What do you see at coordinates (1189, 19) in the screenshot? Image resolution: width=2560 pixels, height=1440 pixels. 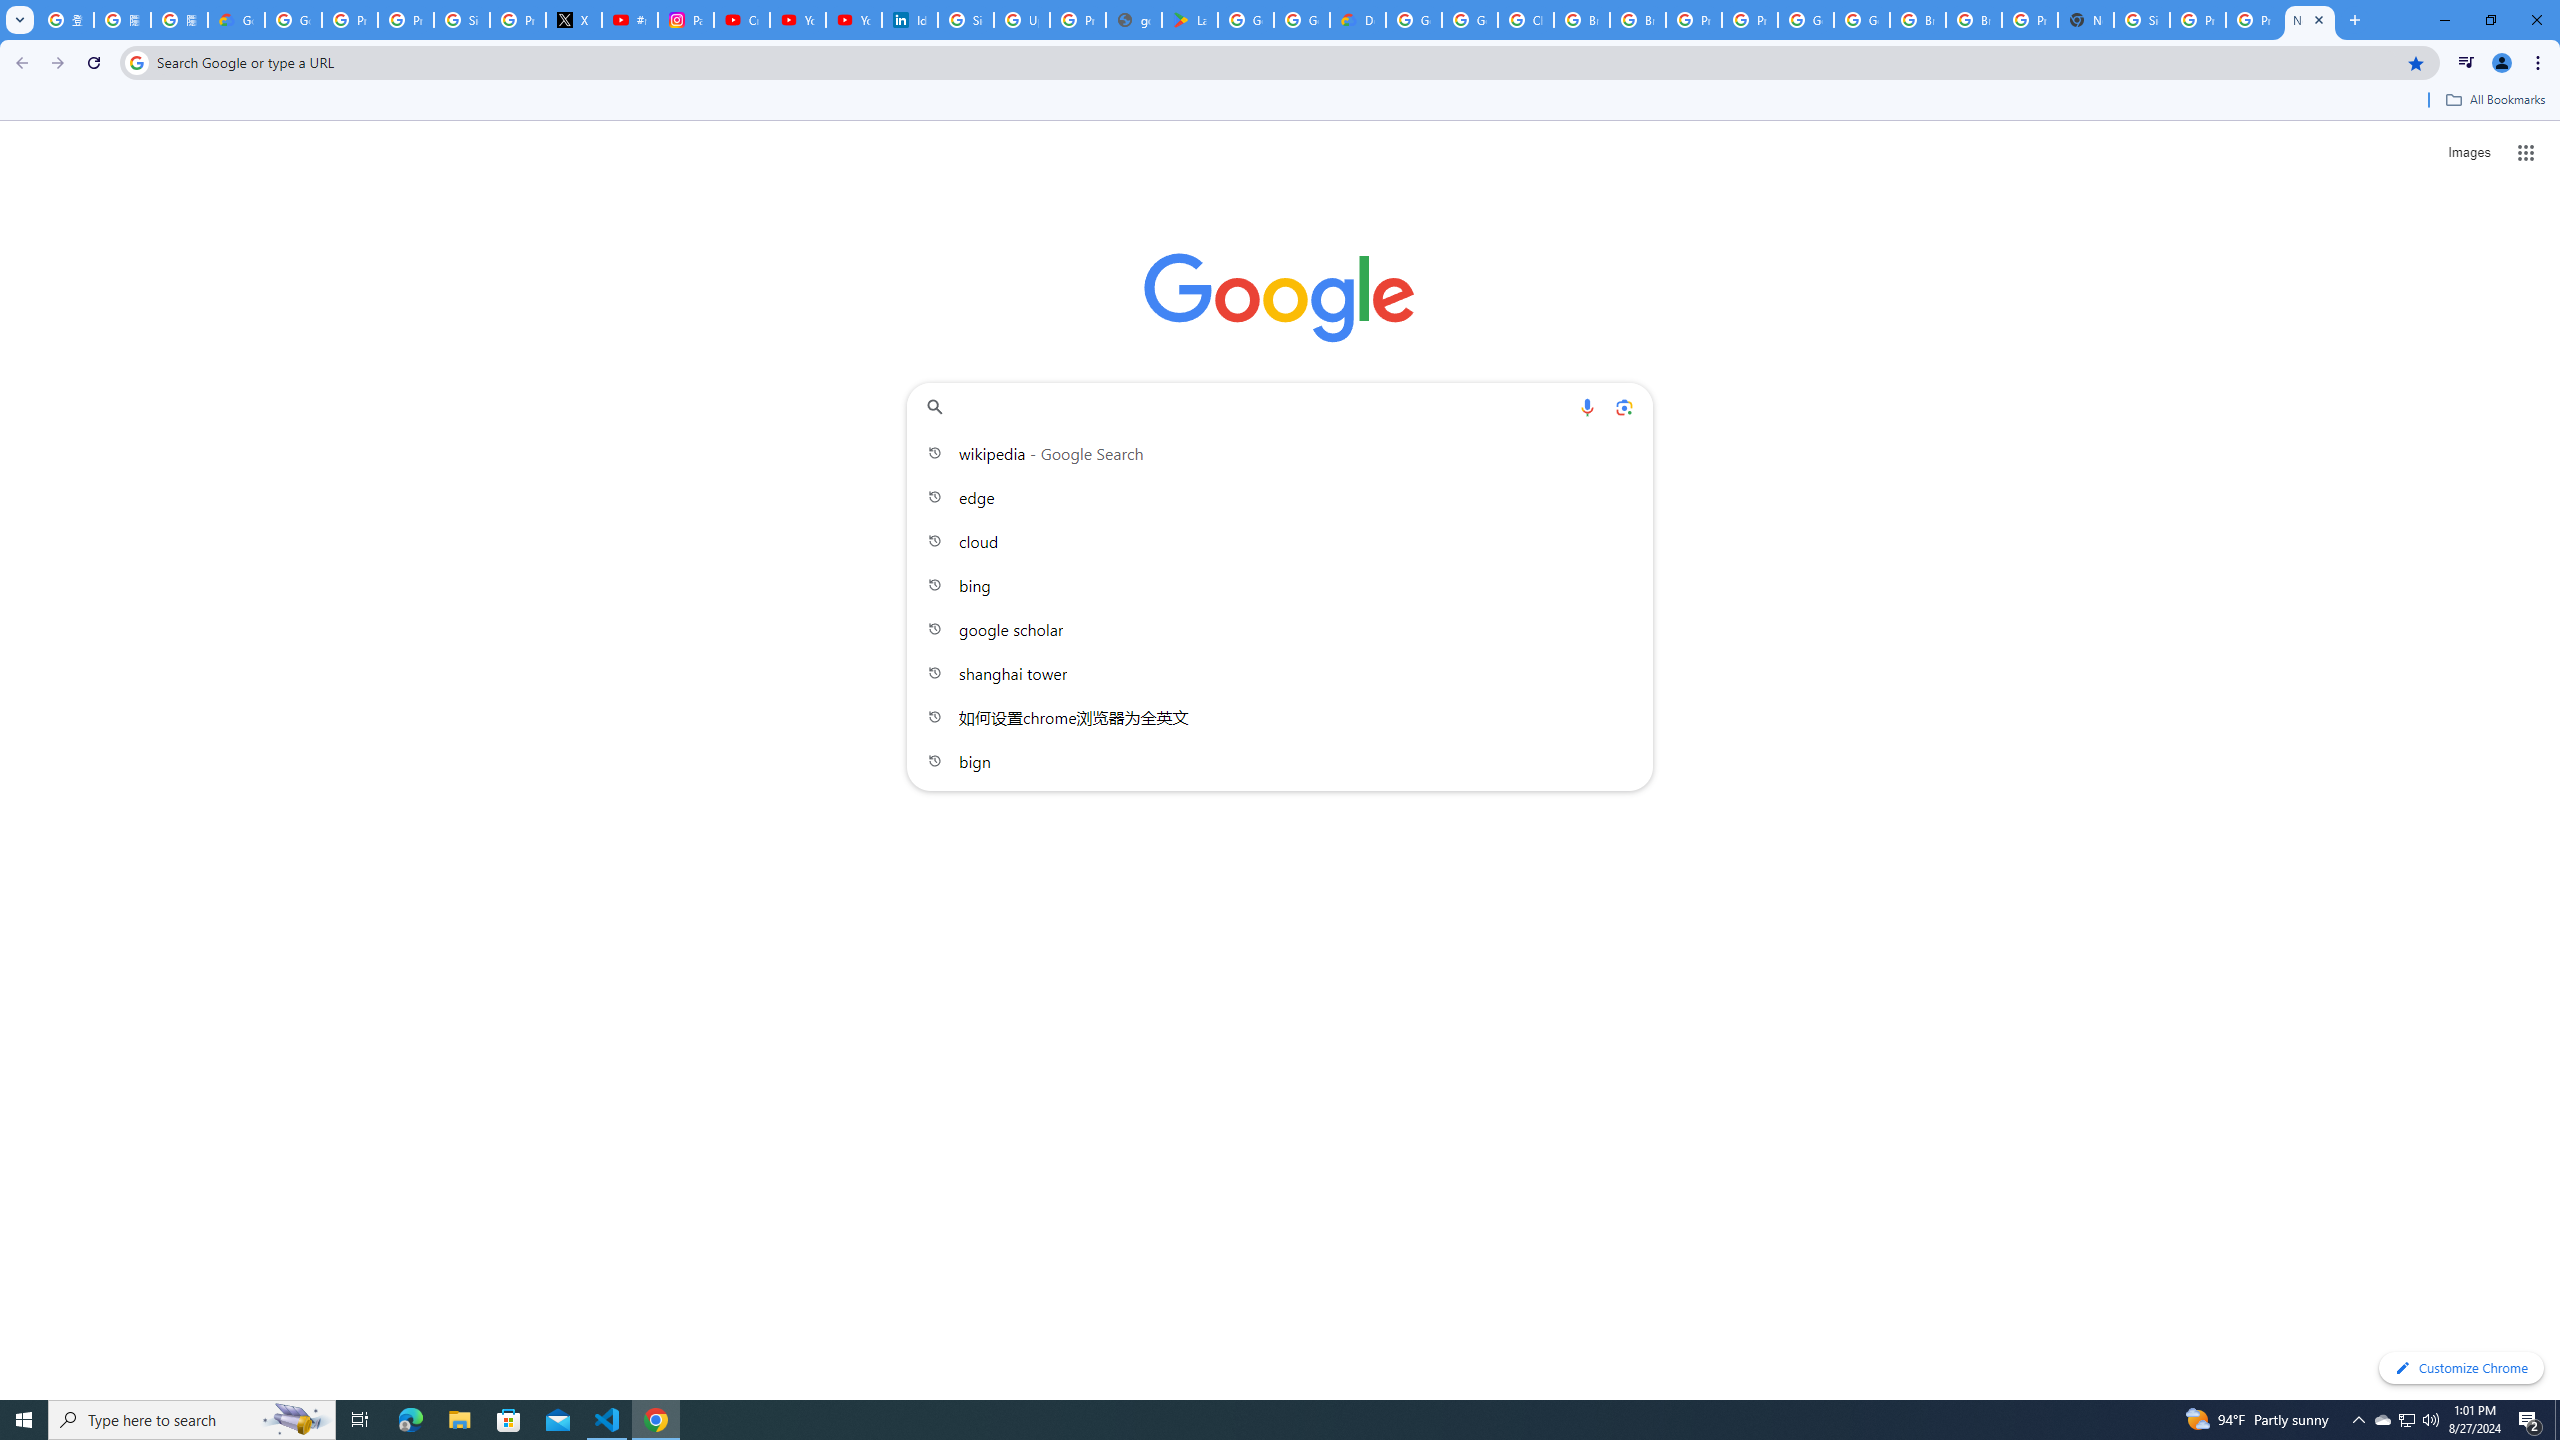 I see `'Last Shelter: Survival - Apps on Google Play'` at bounding box center [1189, 19].